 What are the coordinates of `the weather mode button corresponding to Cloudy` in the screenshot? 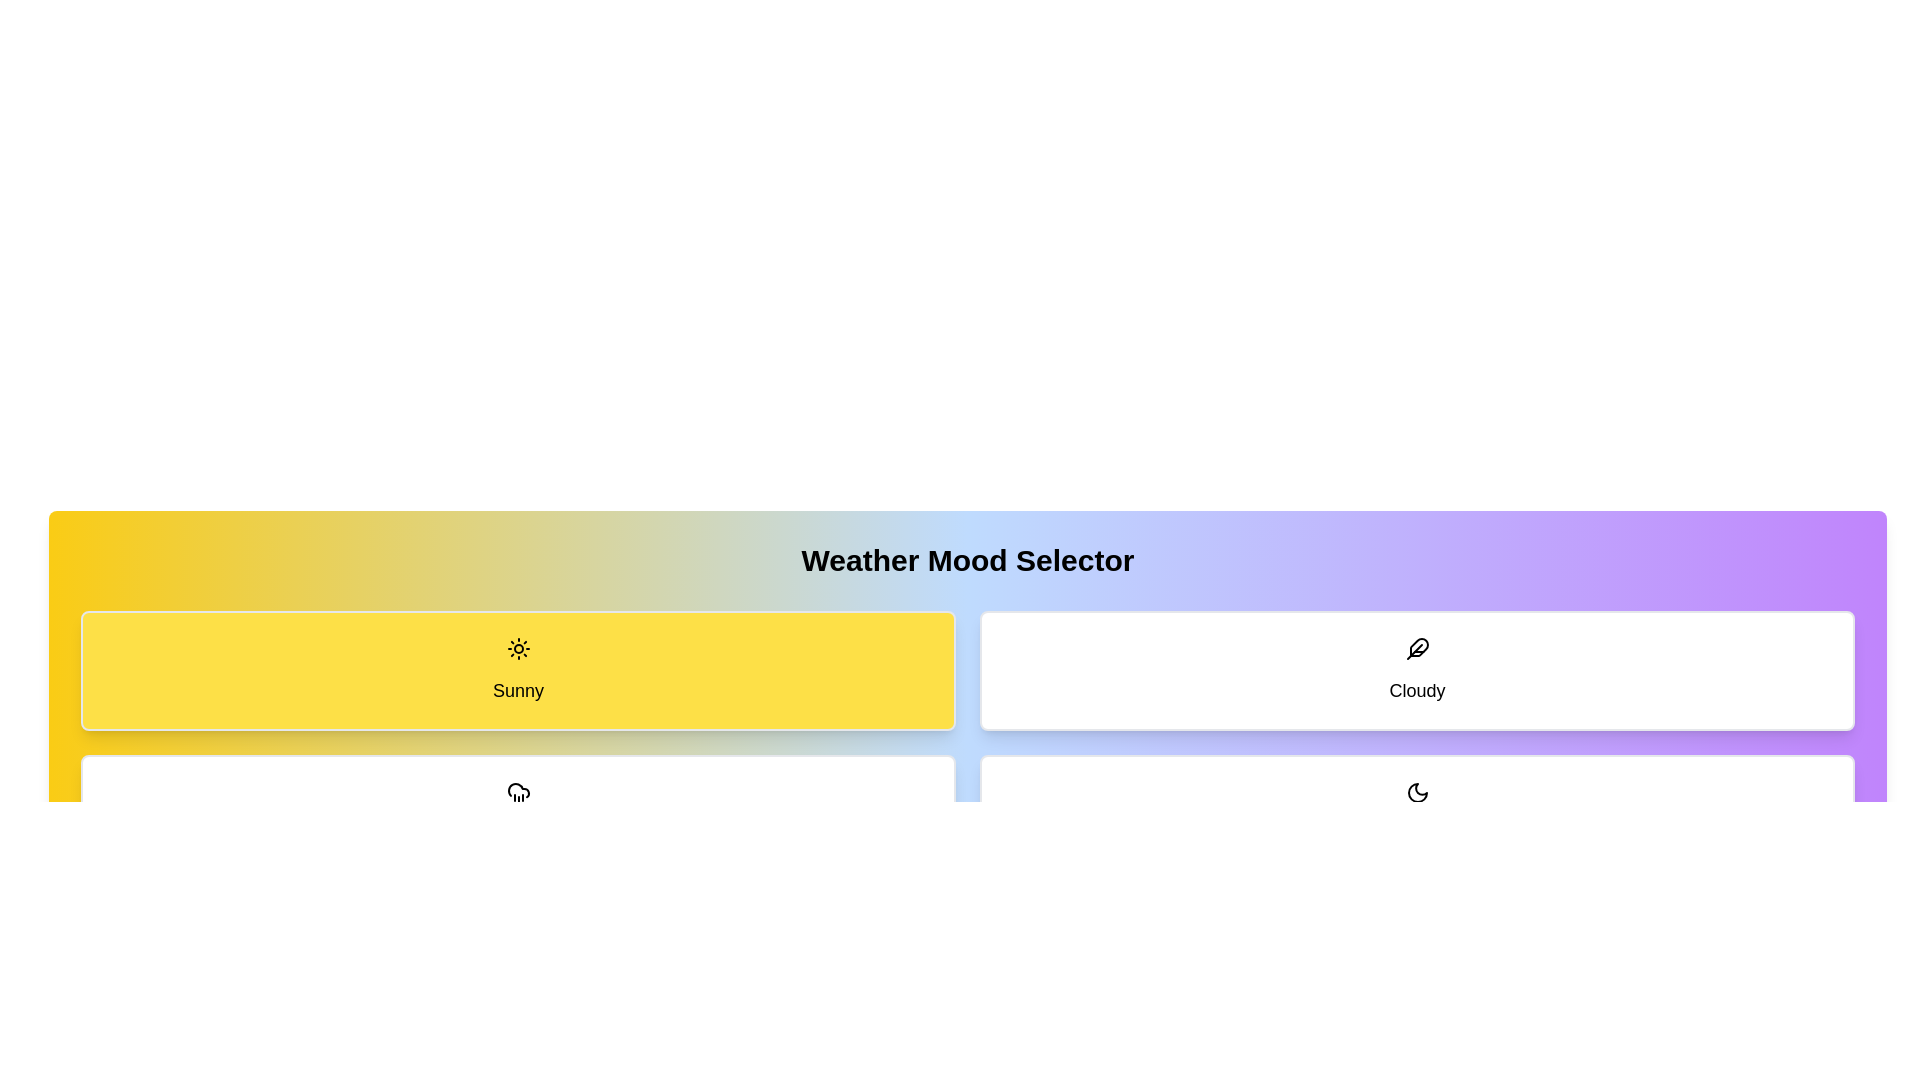 It's located at (1416, 671).